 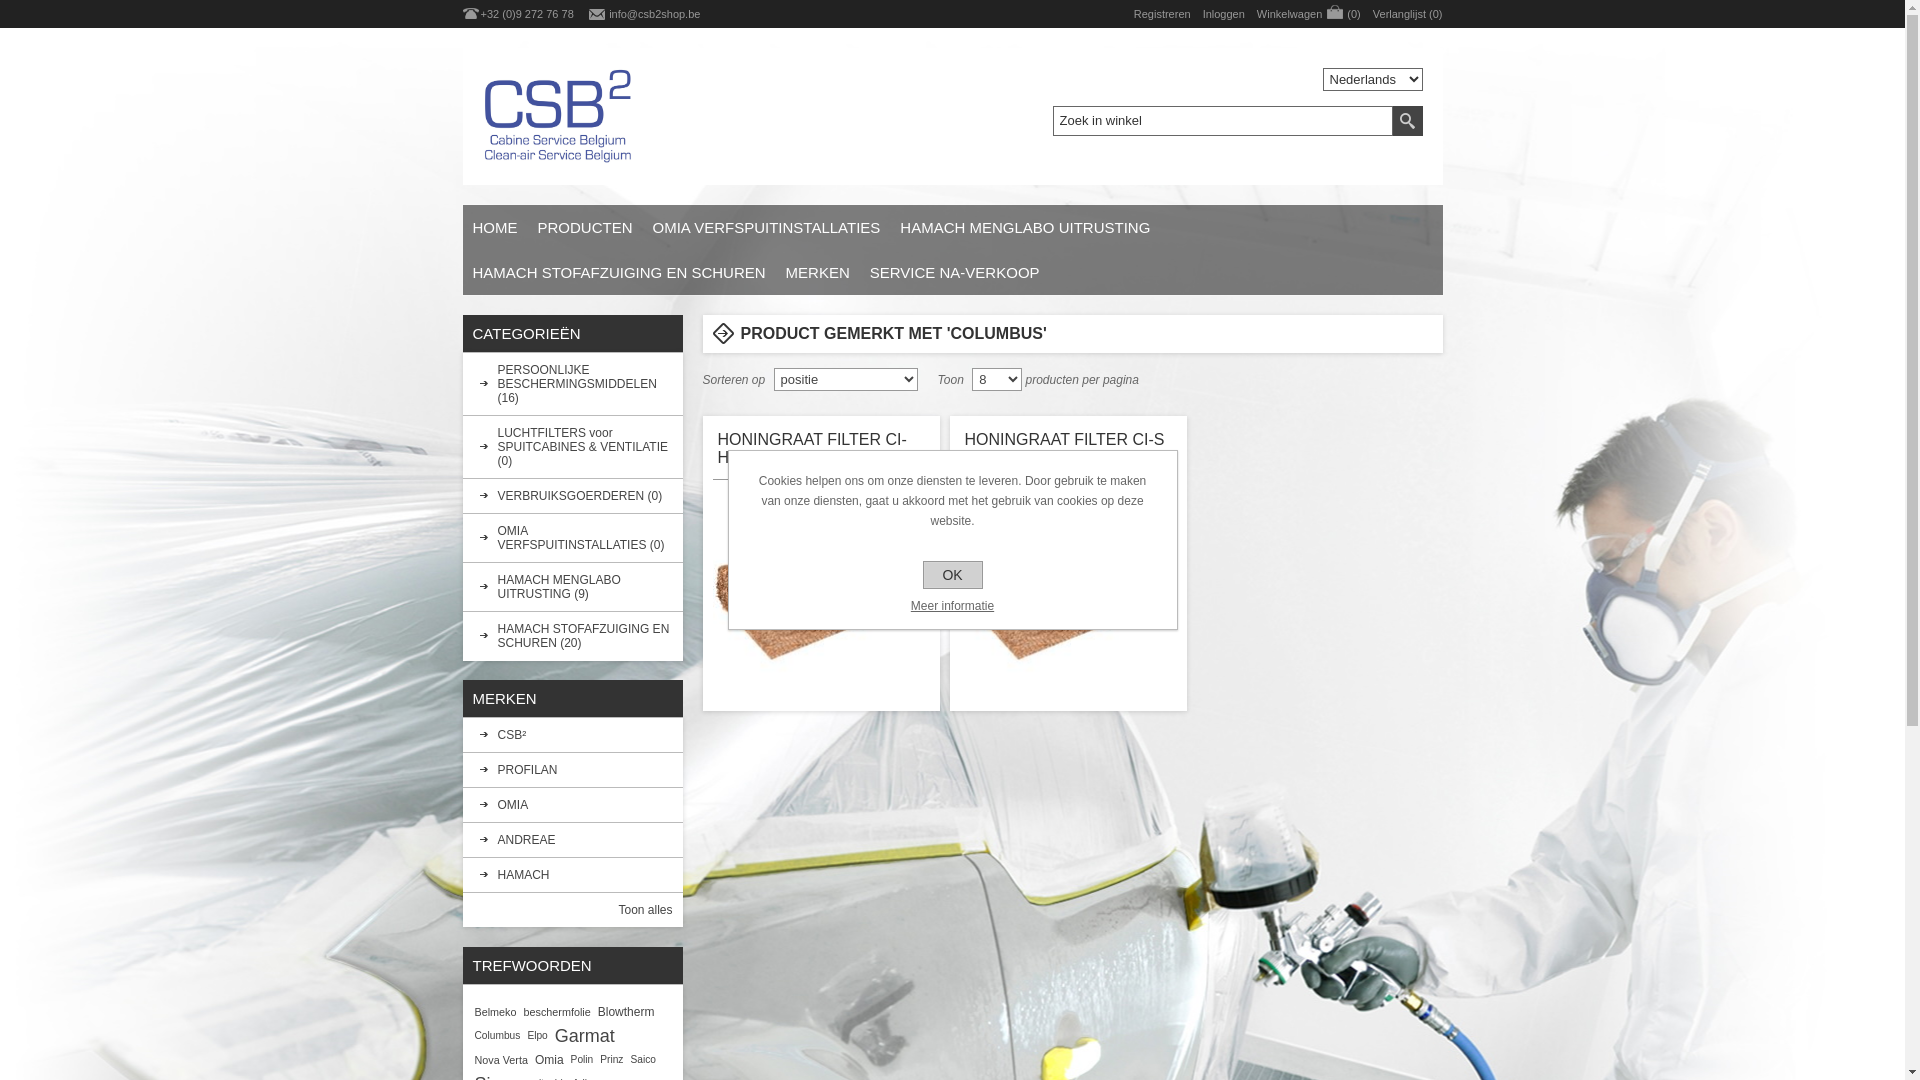 I want to click on 'Polin', so click(x=581, y=1059).